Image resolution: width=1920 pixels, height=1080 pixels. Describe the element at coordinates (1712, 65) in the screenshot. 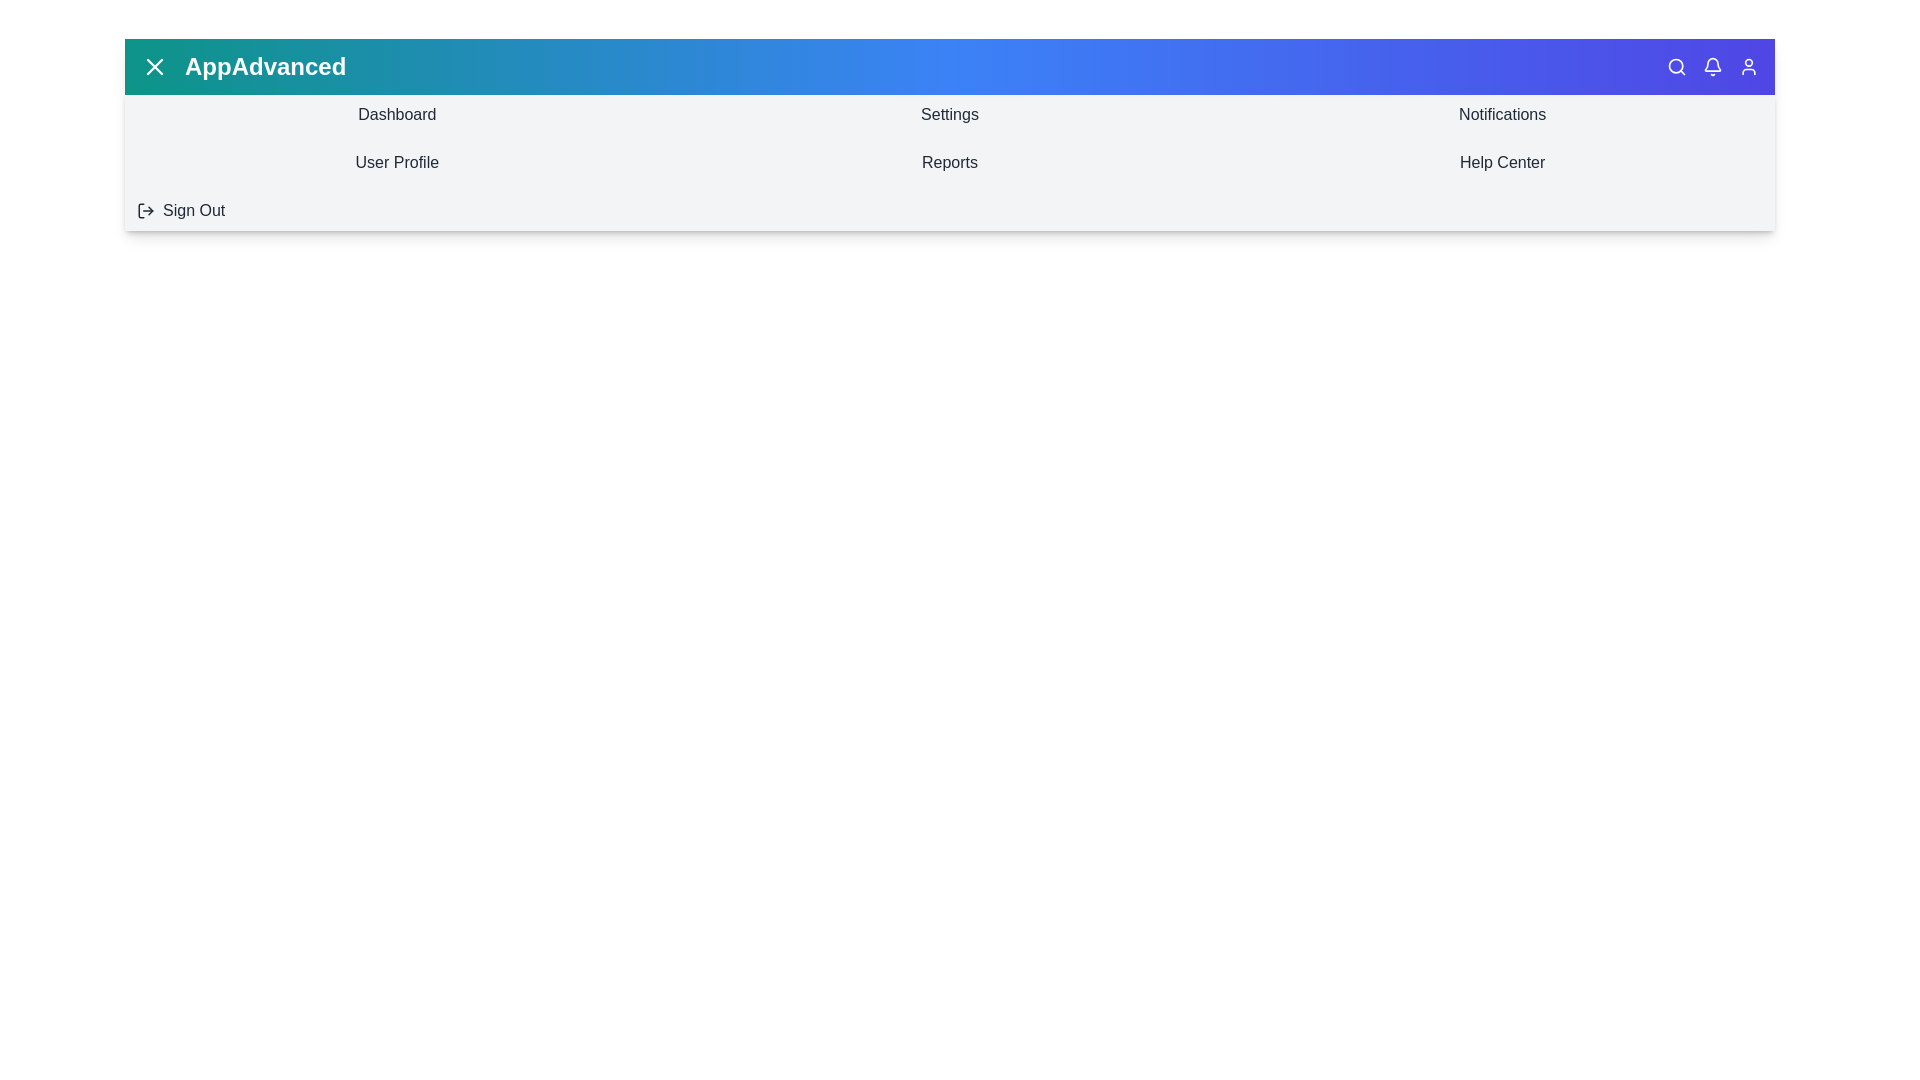

I see `the 'Notifications' icon to view notifications` at that location.